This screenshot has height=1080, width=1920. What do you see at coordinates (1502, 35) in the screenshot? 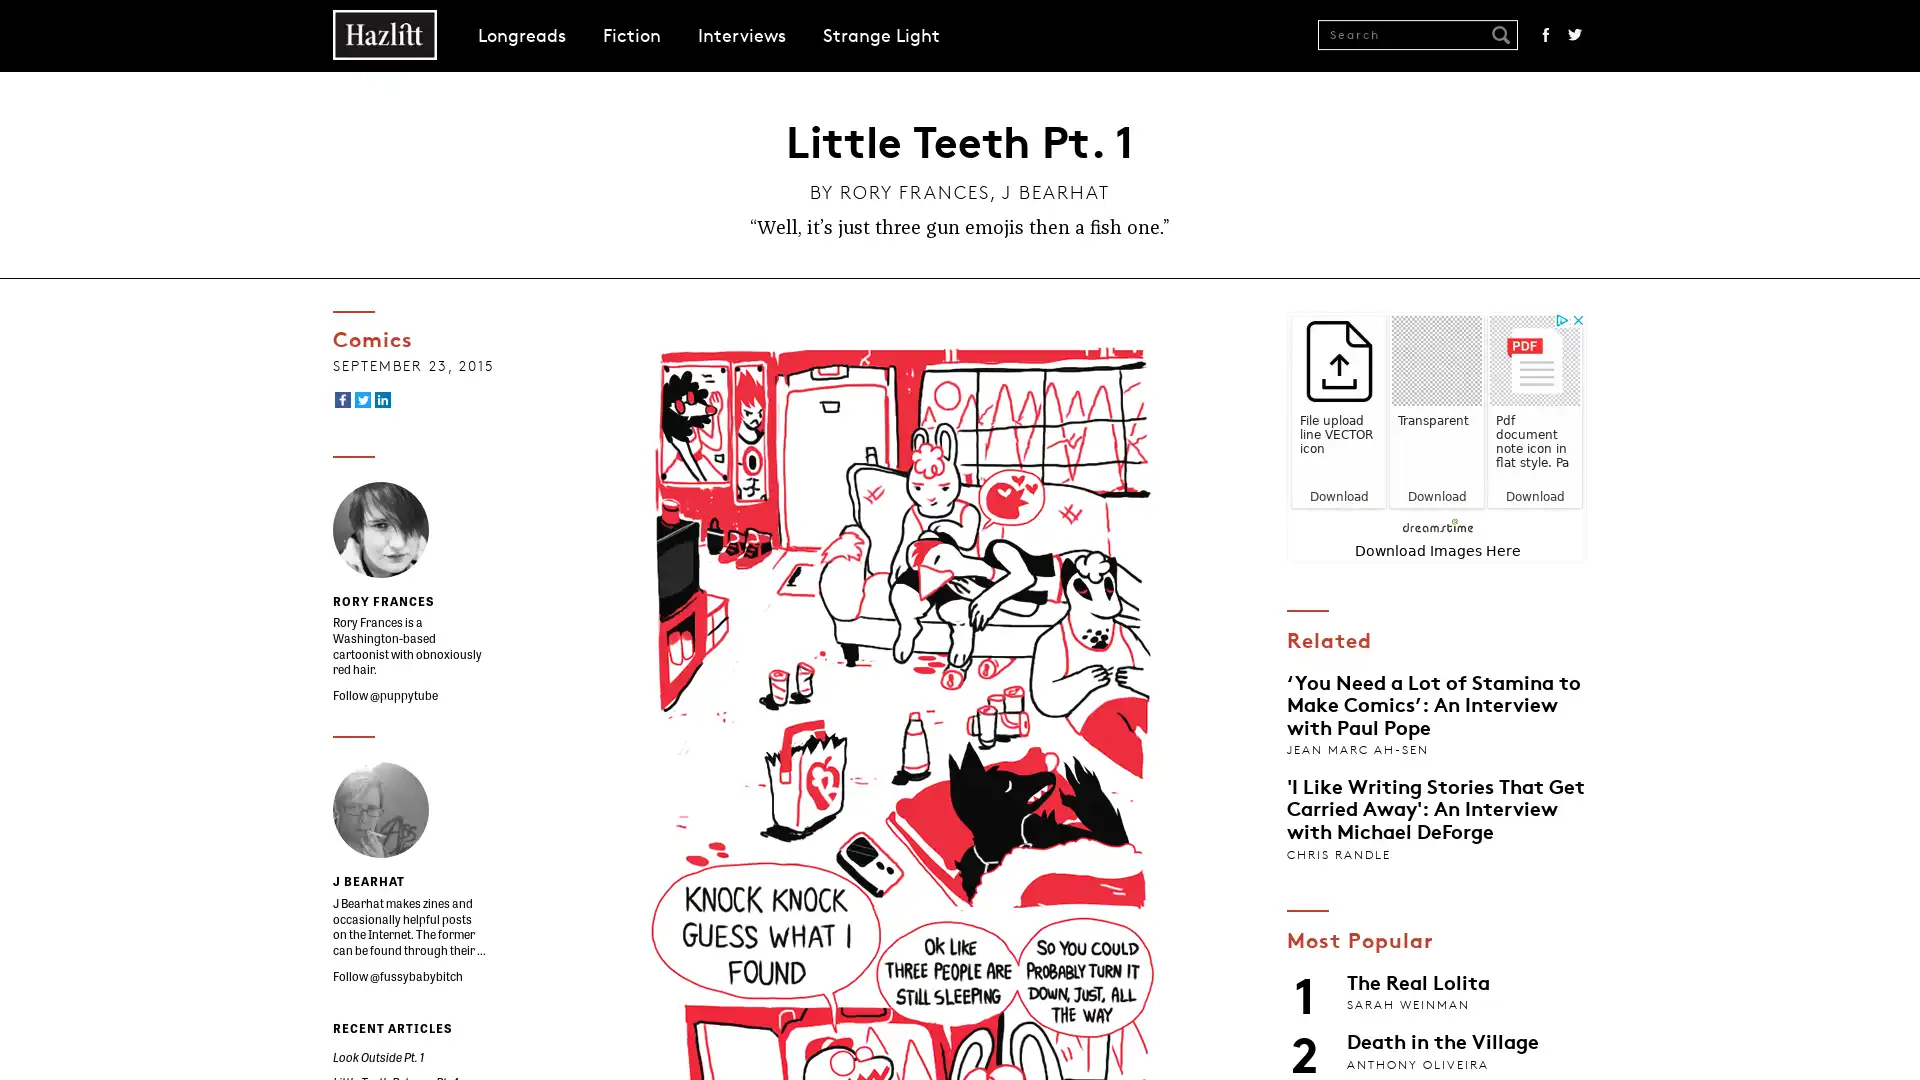
I see `Submit` at bounding box center [1502, 35].